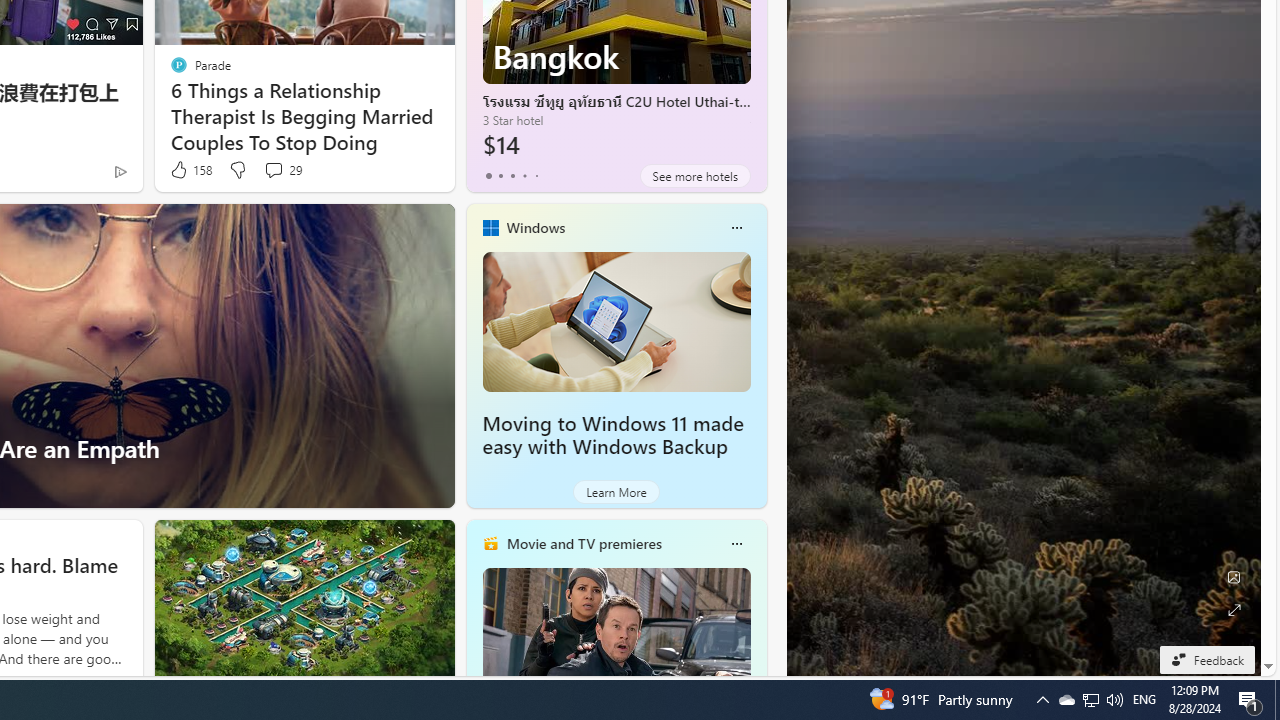 Image resolution: width=1280 pixels, height=720 pixels. What do you see at coordinates (524, 175) in the screenshot?
I see `'tab-3'` at bounding box center [524, 175].